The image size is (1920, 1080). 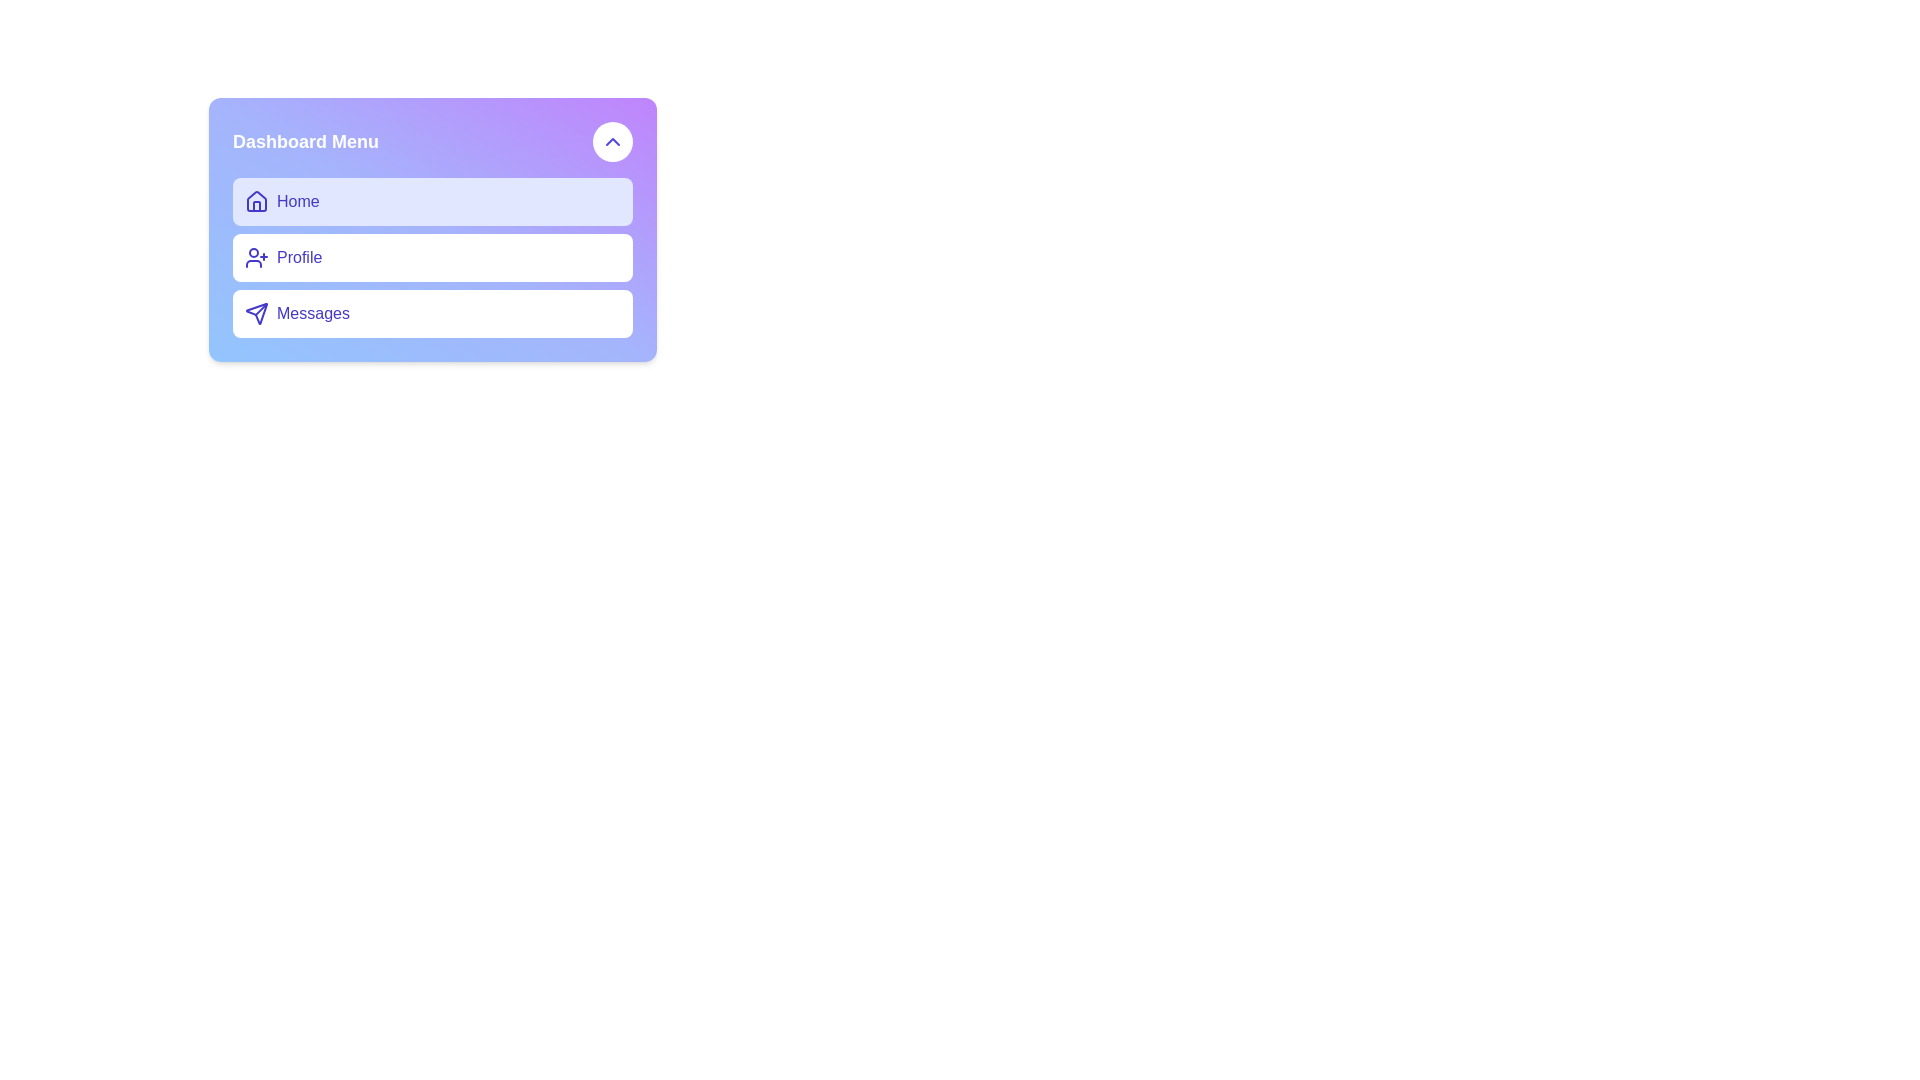 I want to click on the 'Profile' navigation button, which is the second component in the vertically stacked list of buttons labeled 'Home', 'Profile', and 'Messages', so click(x=431, y=229).